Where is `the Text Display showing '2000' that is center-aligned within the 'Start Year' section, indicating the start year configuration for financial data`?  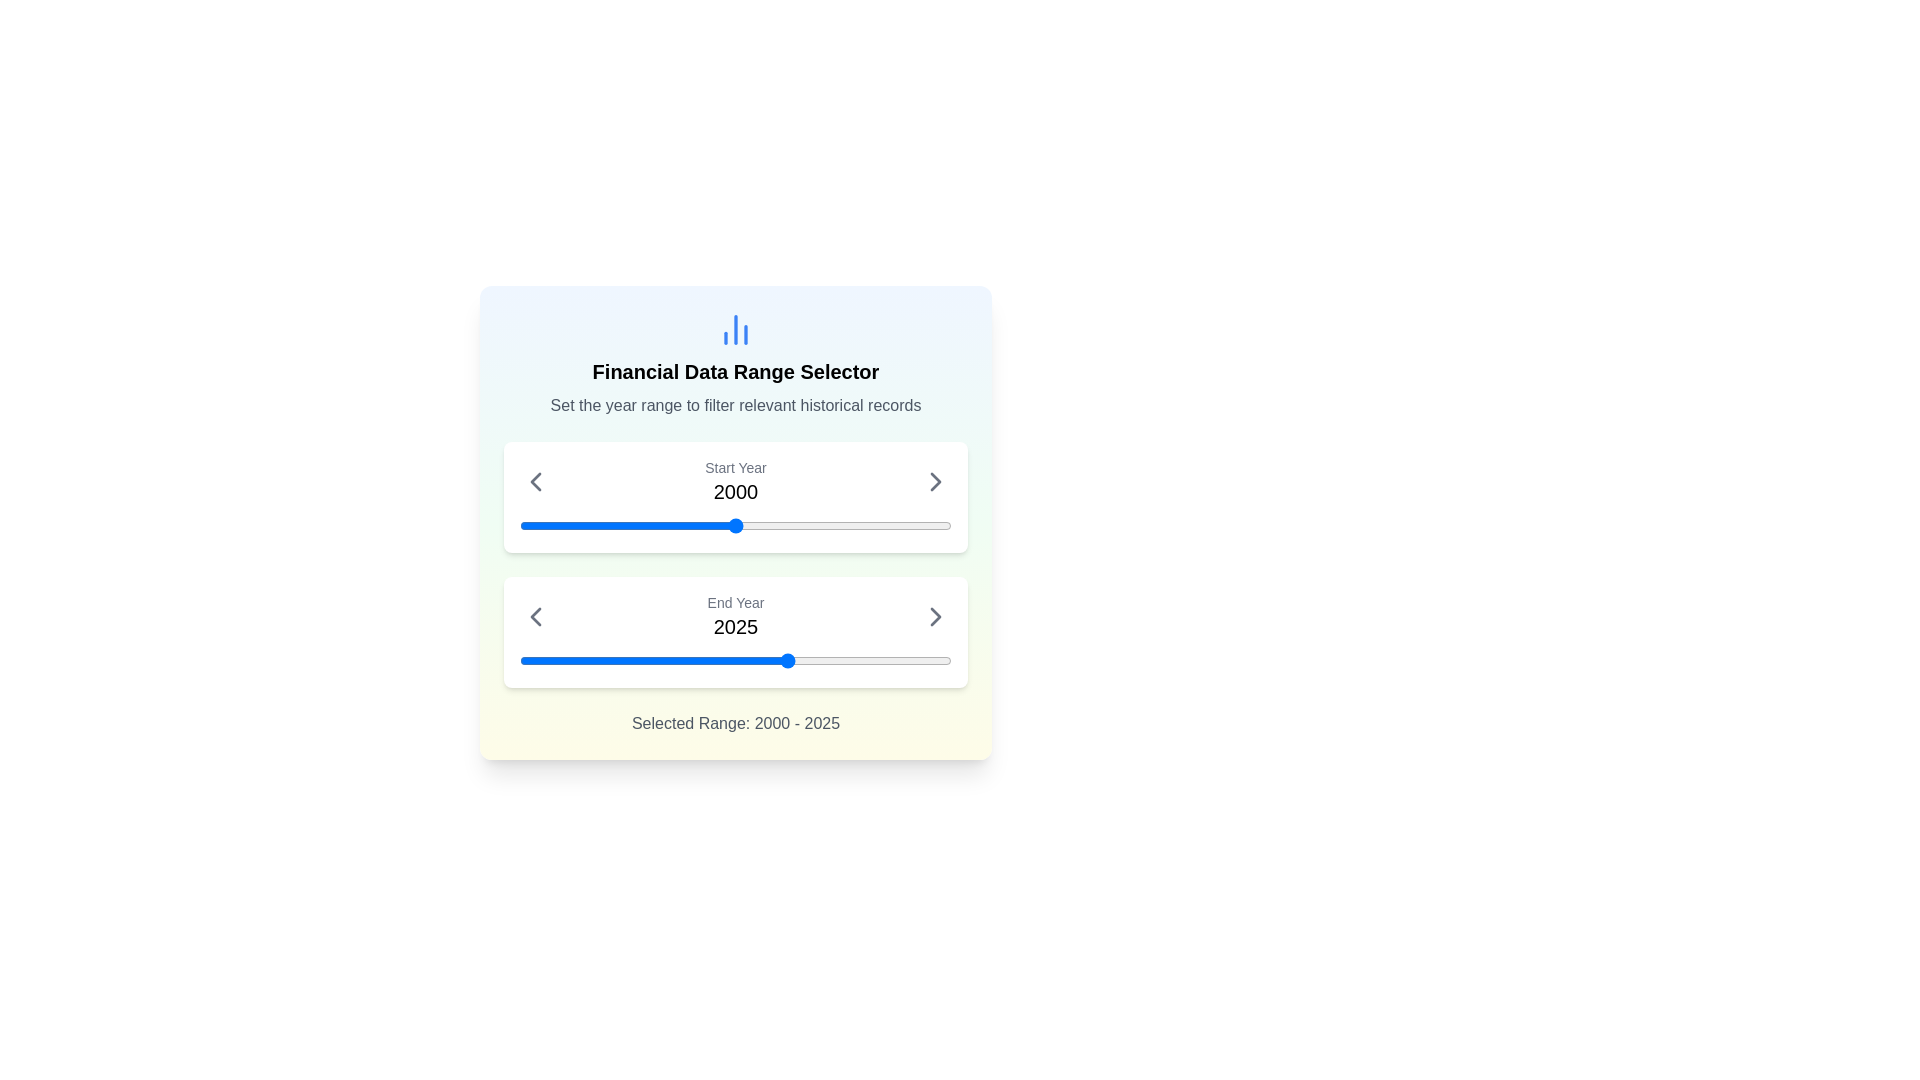 the Text Display showing '2000' that is center-aligned within the 'Start Year' section, indicating the start year configuration for financial data is located at coordinates (734, 492).